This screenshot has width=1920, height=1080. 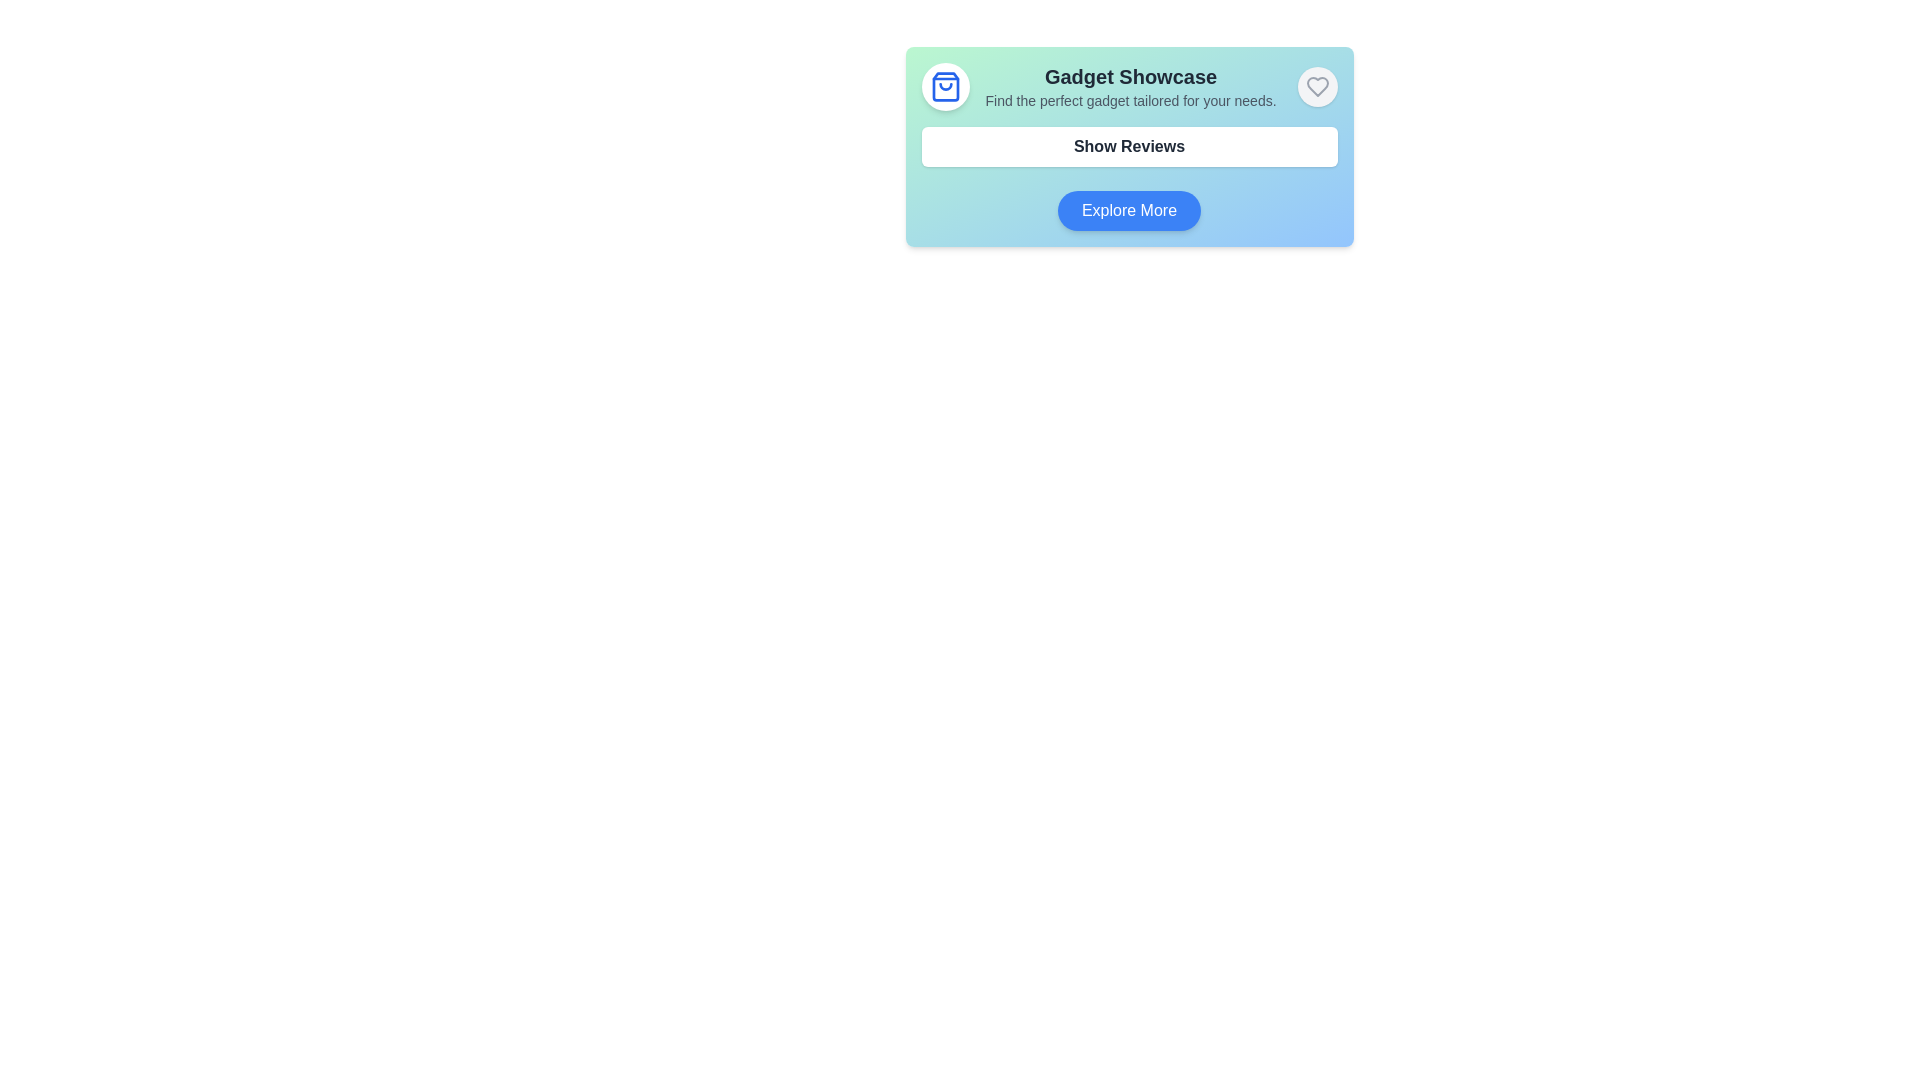 I want to click on the button located at the bottom center of the 'Gadget Showcase' panel to interact via keyboard navigation, so click(x=1129, y=211).